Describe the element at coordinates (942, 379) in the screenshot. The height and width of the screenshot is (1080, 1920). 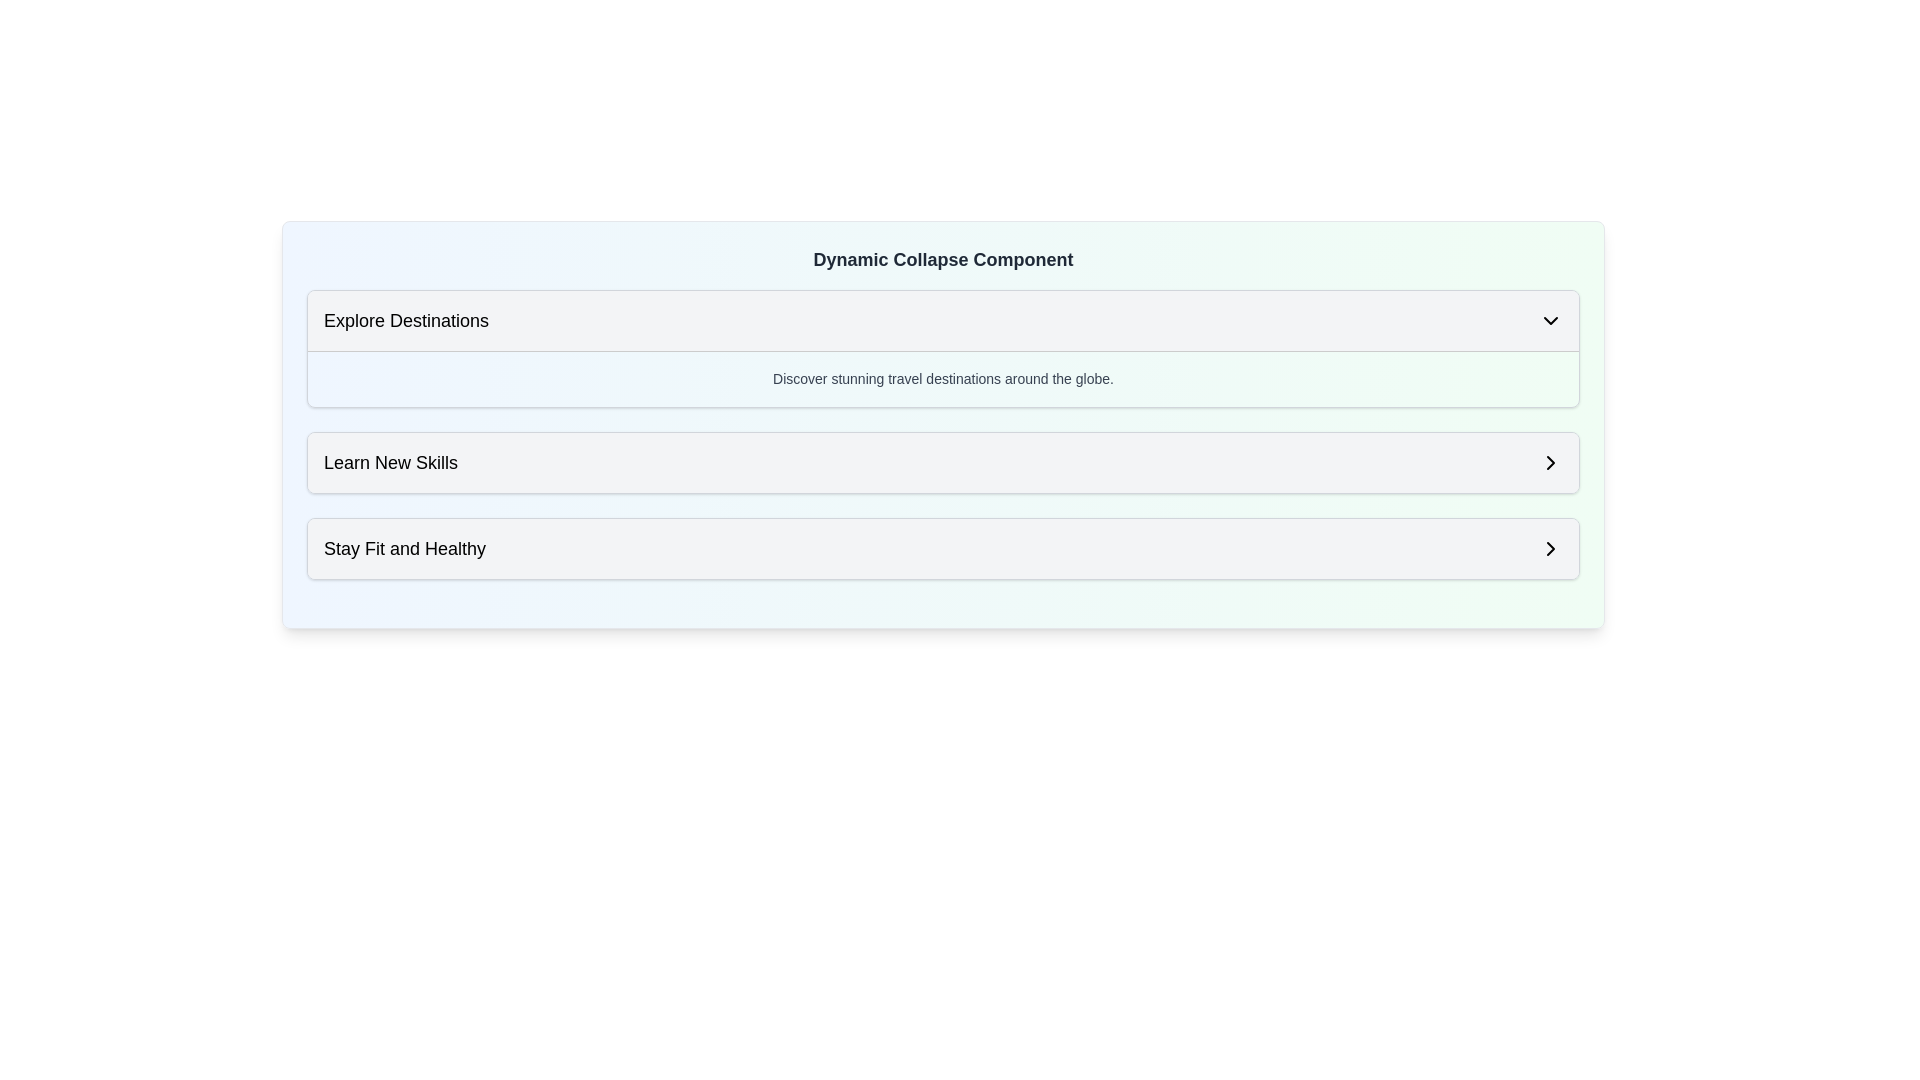
I see `the text element containing 'Discover stunning travel destinations around the globe.' which is located under the 'Explore Destinations' section` at that location.